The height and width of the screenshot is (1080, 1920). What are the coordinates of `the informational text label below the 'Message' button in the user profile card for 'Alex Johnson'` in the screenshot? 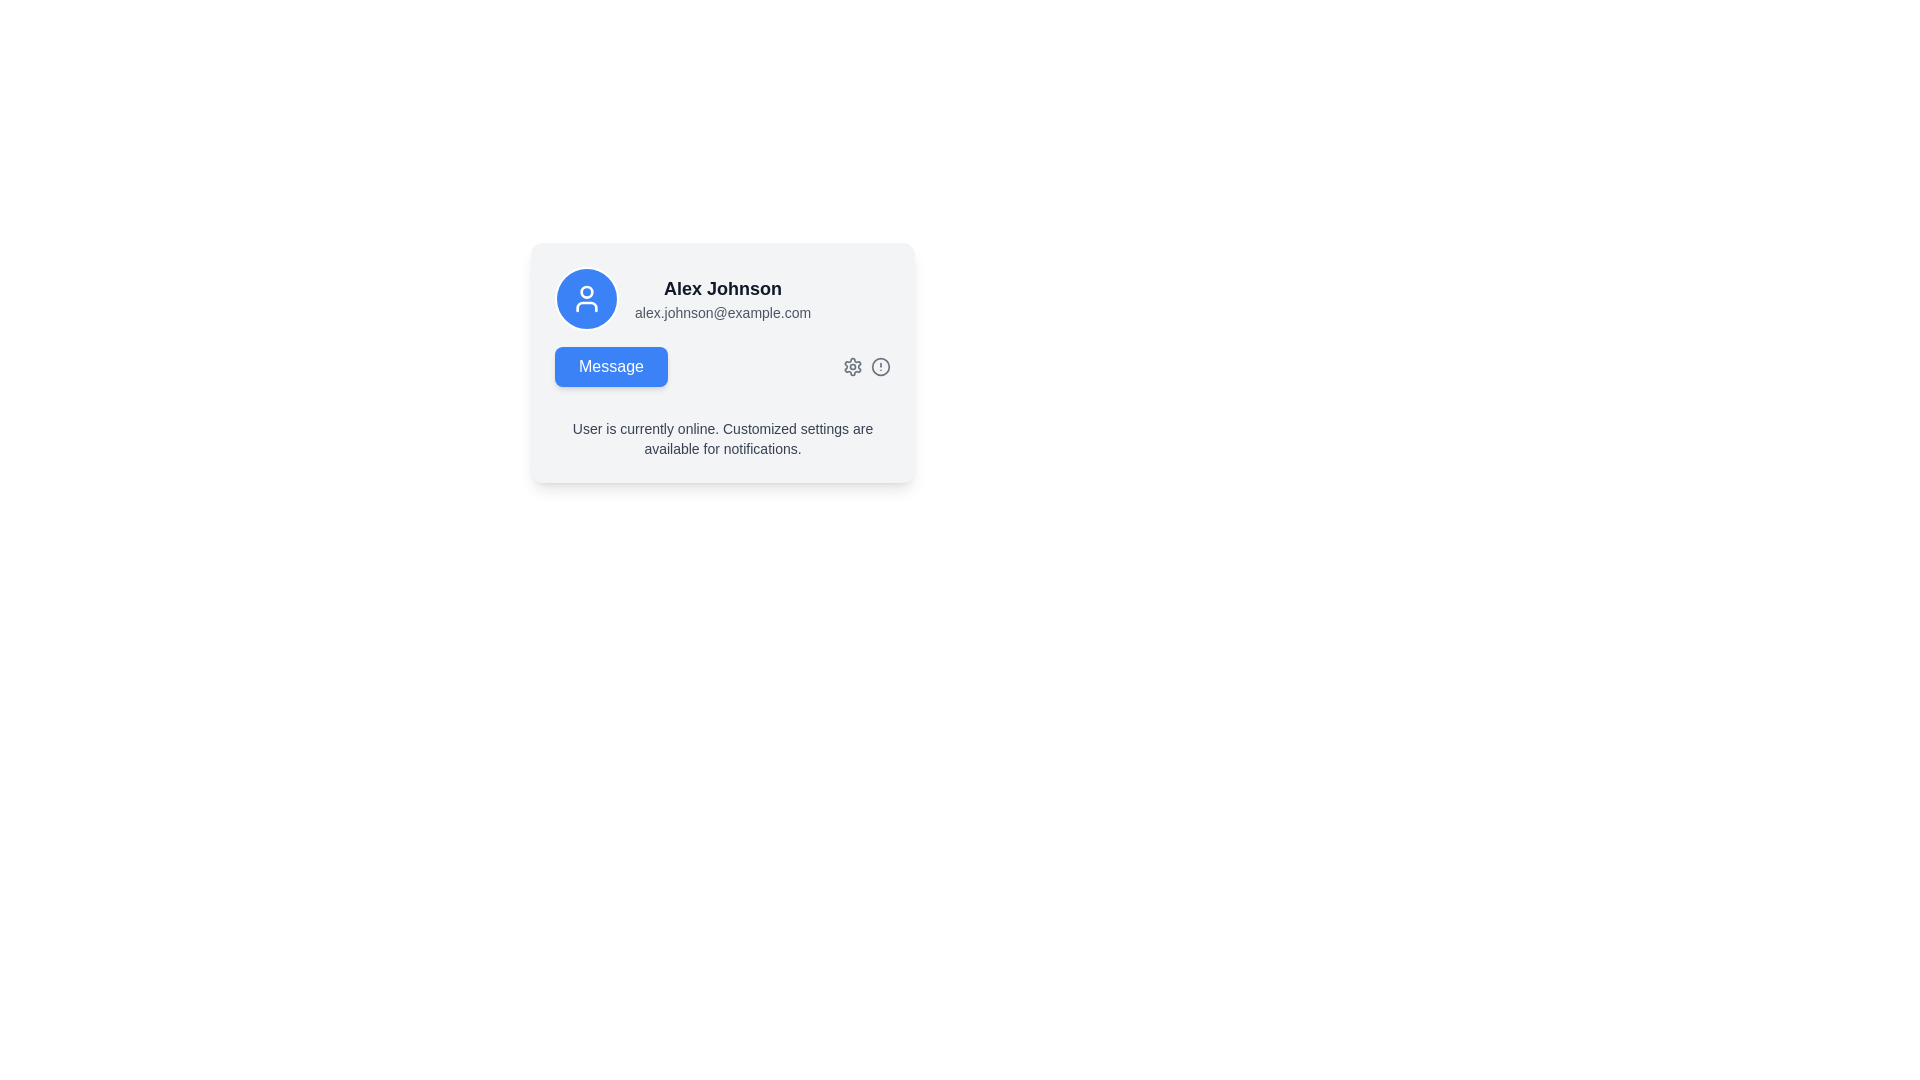 It's located at (722, 430).